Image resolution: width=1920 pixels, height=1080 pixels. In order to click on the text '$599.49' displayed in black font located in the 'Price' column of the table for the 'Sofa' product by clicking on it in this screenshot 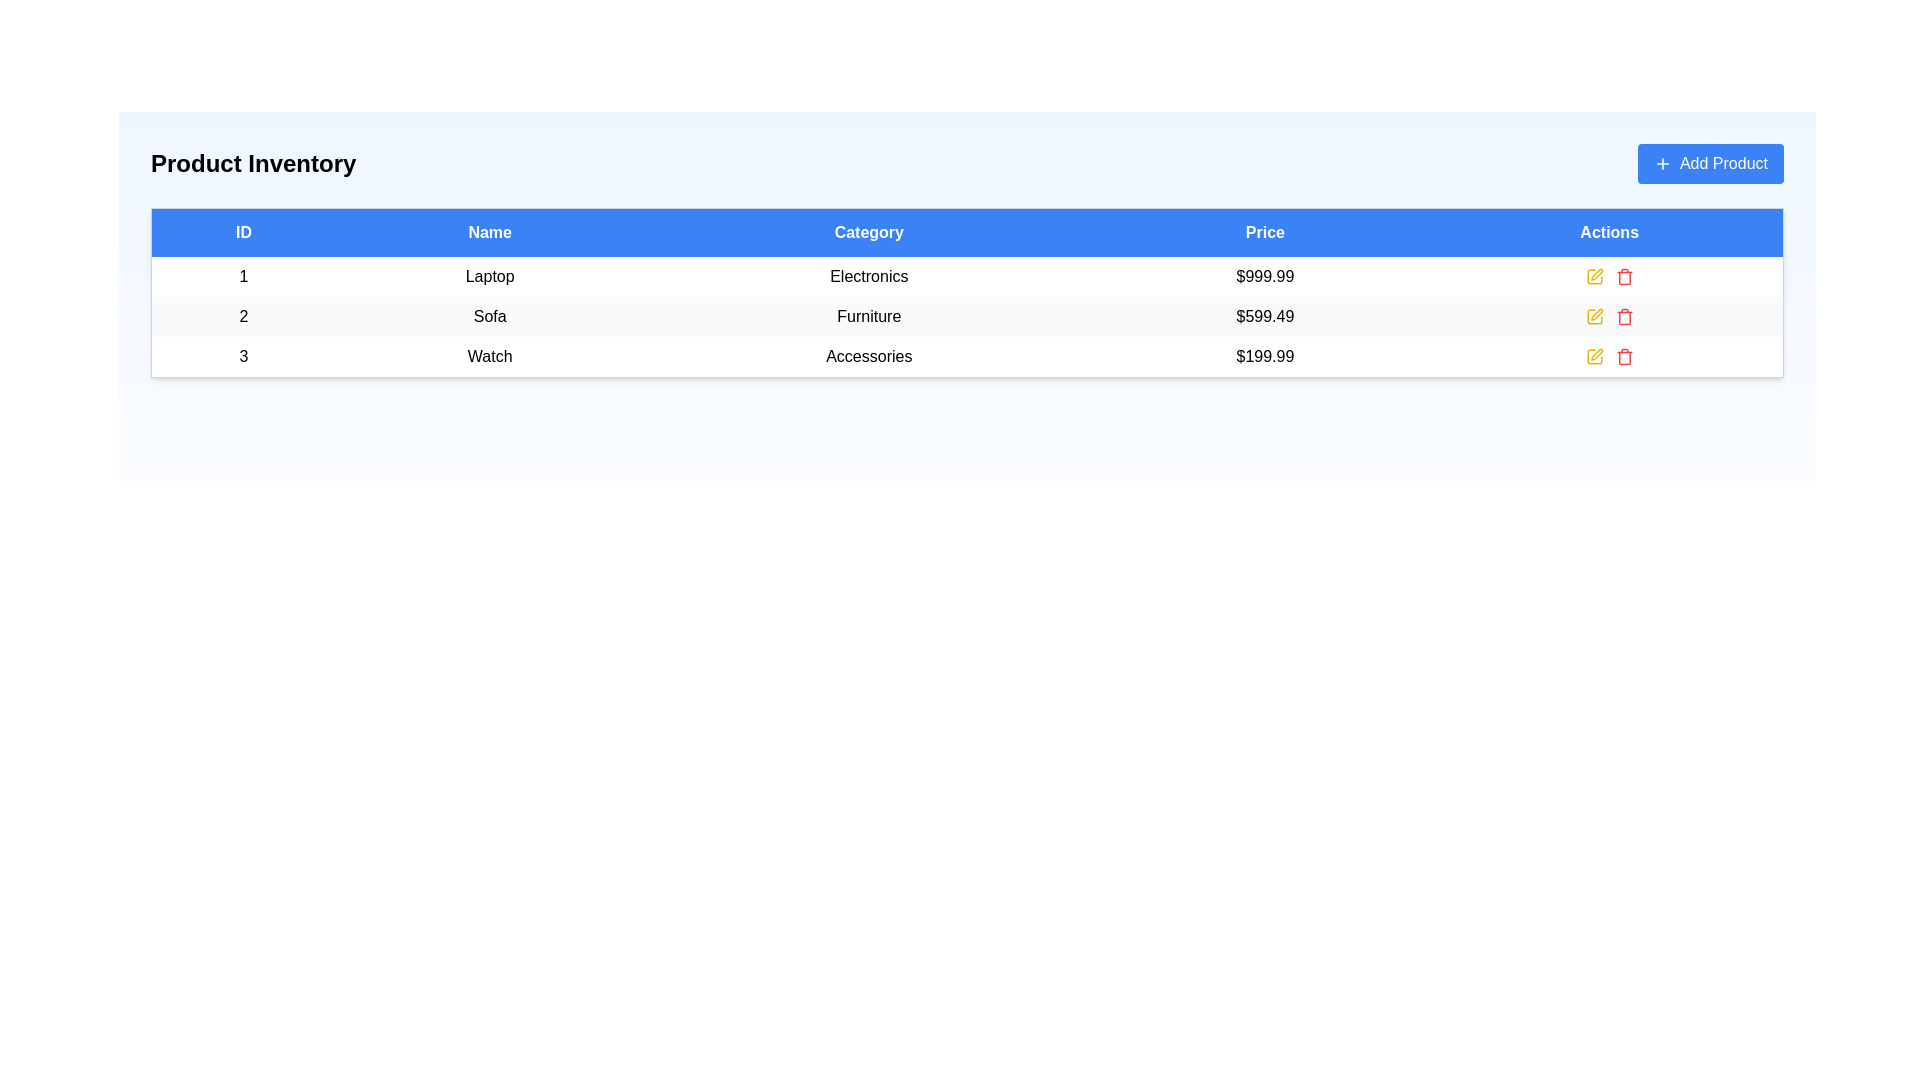, I will do `click(1264, 315)`.